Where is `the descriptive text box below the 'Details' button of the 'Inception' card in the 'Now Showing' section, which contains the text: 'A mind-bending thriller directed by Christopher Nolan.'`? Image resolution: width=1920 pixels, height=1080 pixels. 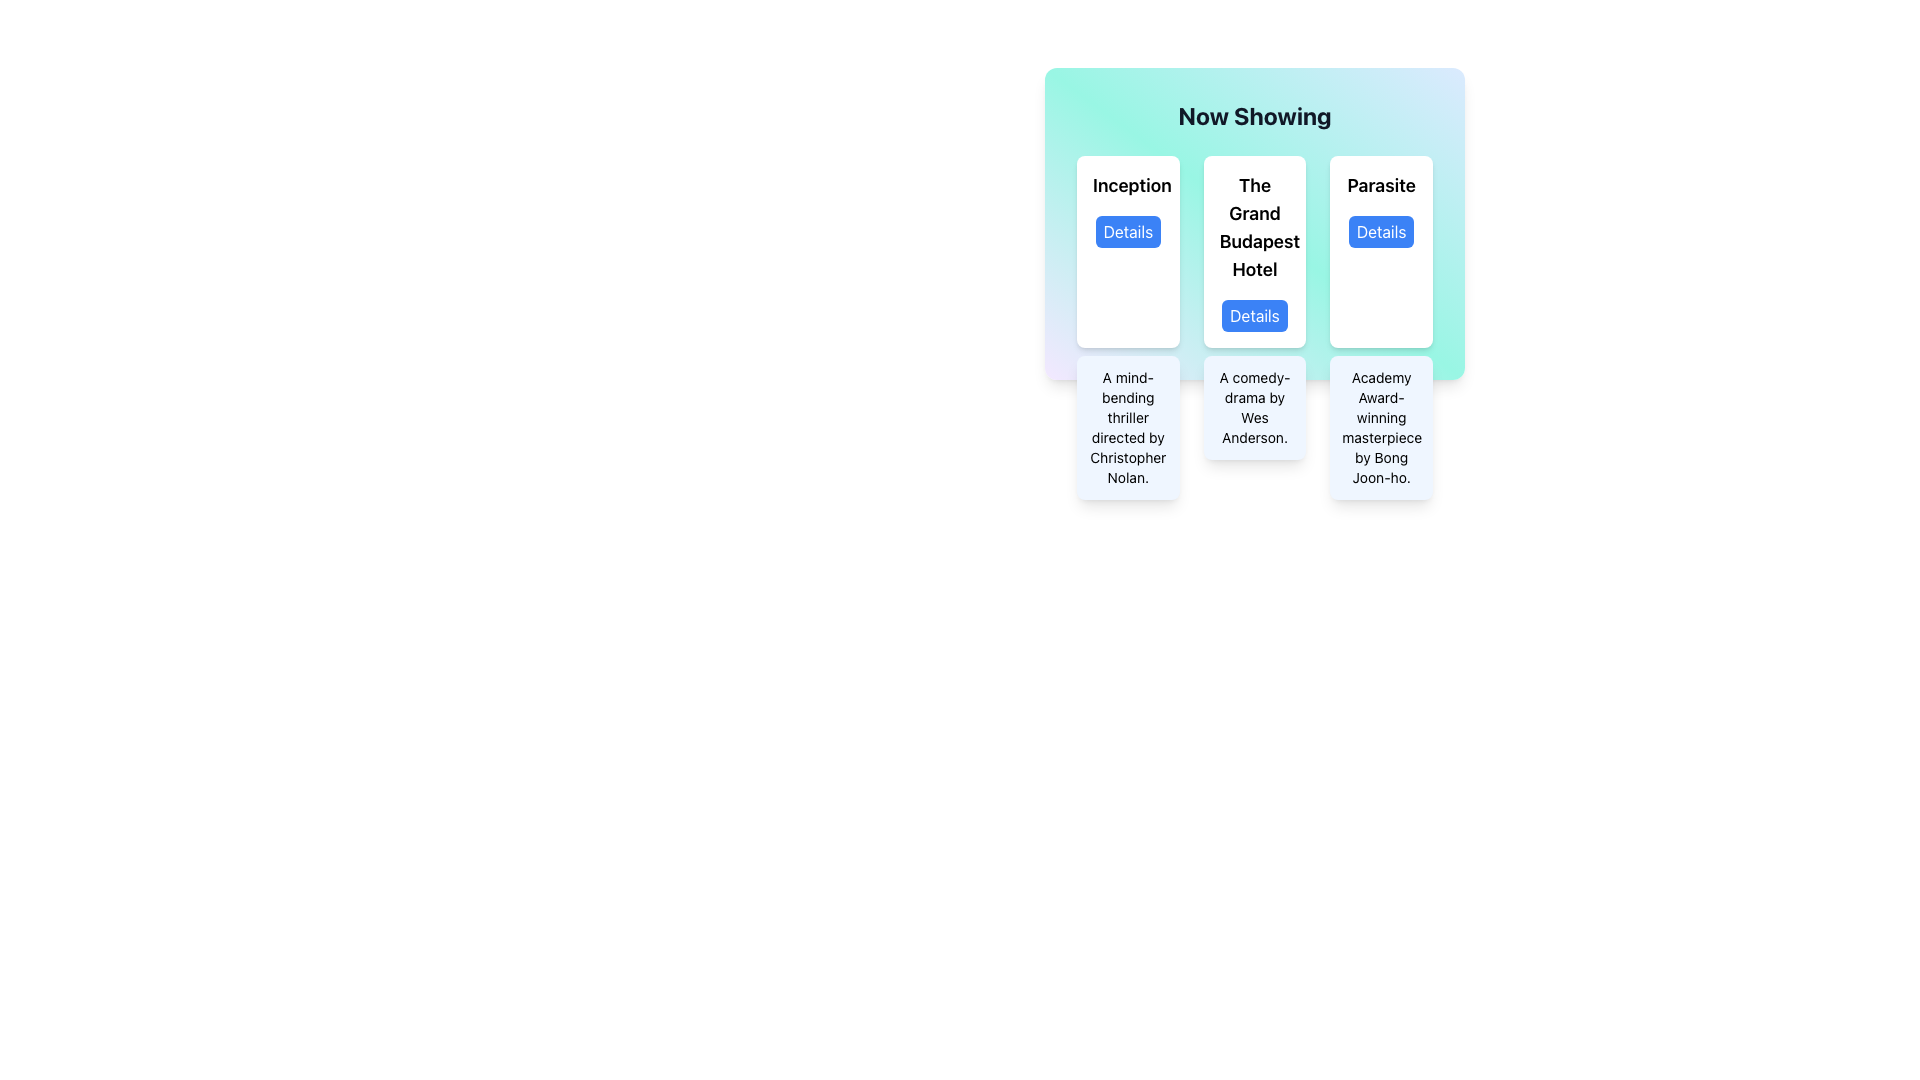 the descriptive text box below the 'Details' button of the 'Inception' card in the 'Now Showing' section, which contains the text: 'A mind-bending thriller directed by Christopher Nolan.' is located at coordinates (1128, 427).